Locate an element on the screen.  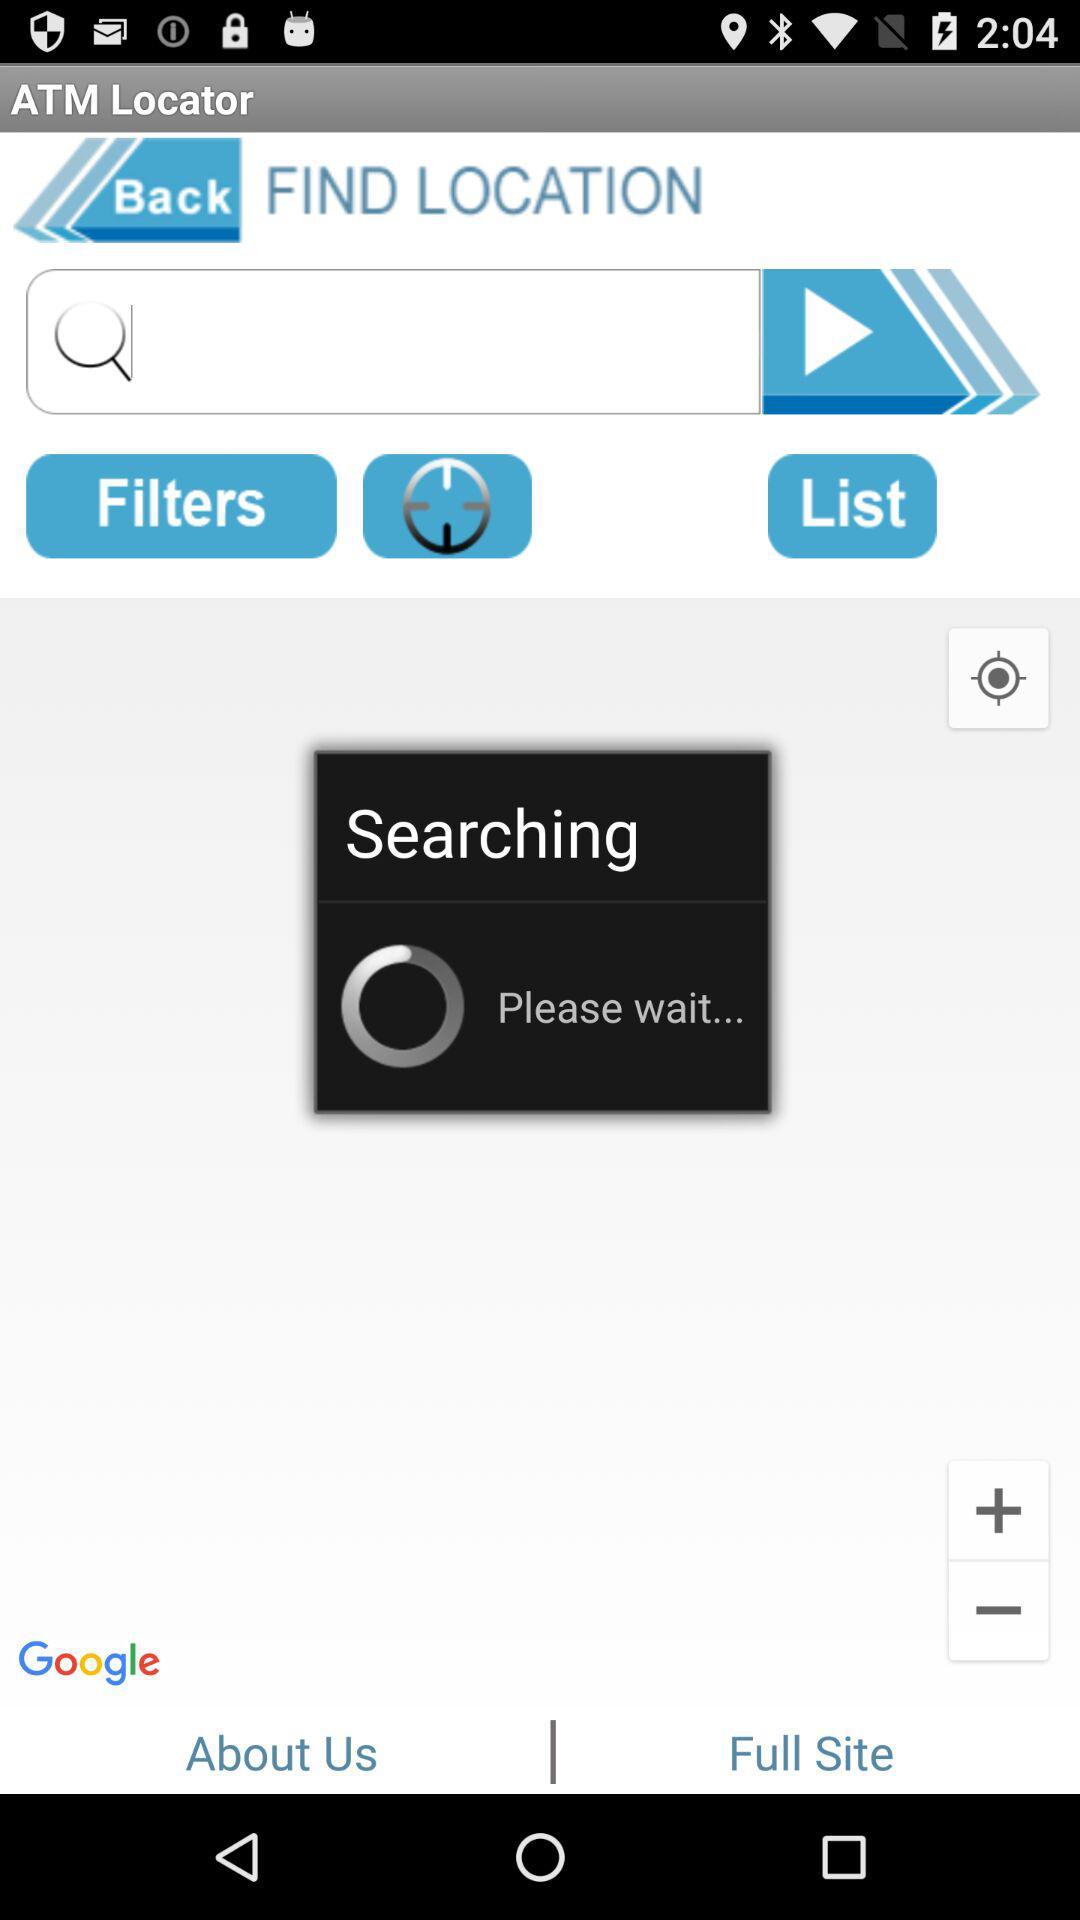
the icon at the top left corner is located at coordinates (181, 502).